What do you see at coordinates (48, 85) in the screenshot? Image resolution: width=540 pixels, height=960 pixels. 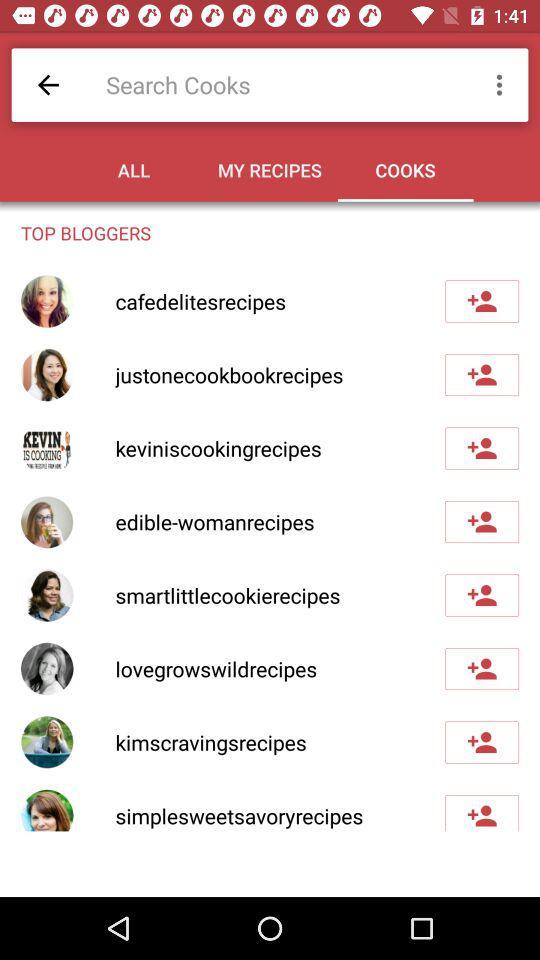 I see `go back` at bounding box center [48, 85].